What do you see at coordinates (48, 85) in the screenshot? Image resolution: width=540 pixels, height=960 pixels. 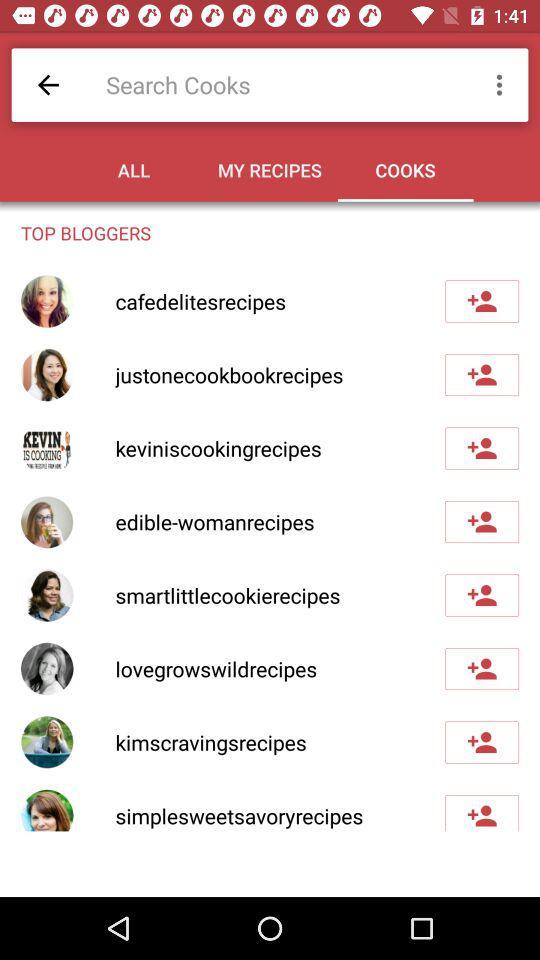 I see `go back` at bounding box center [48, 85].